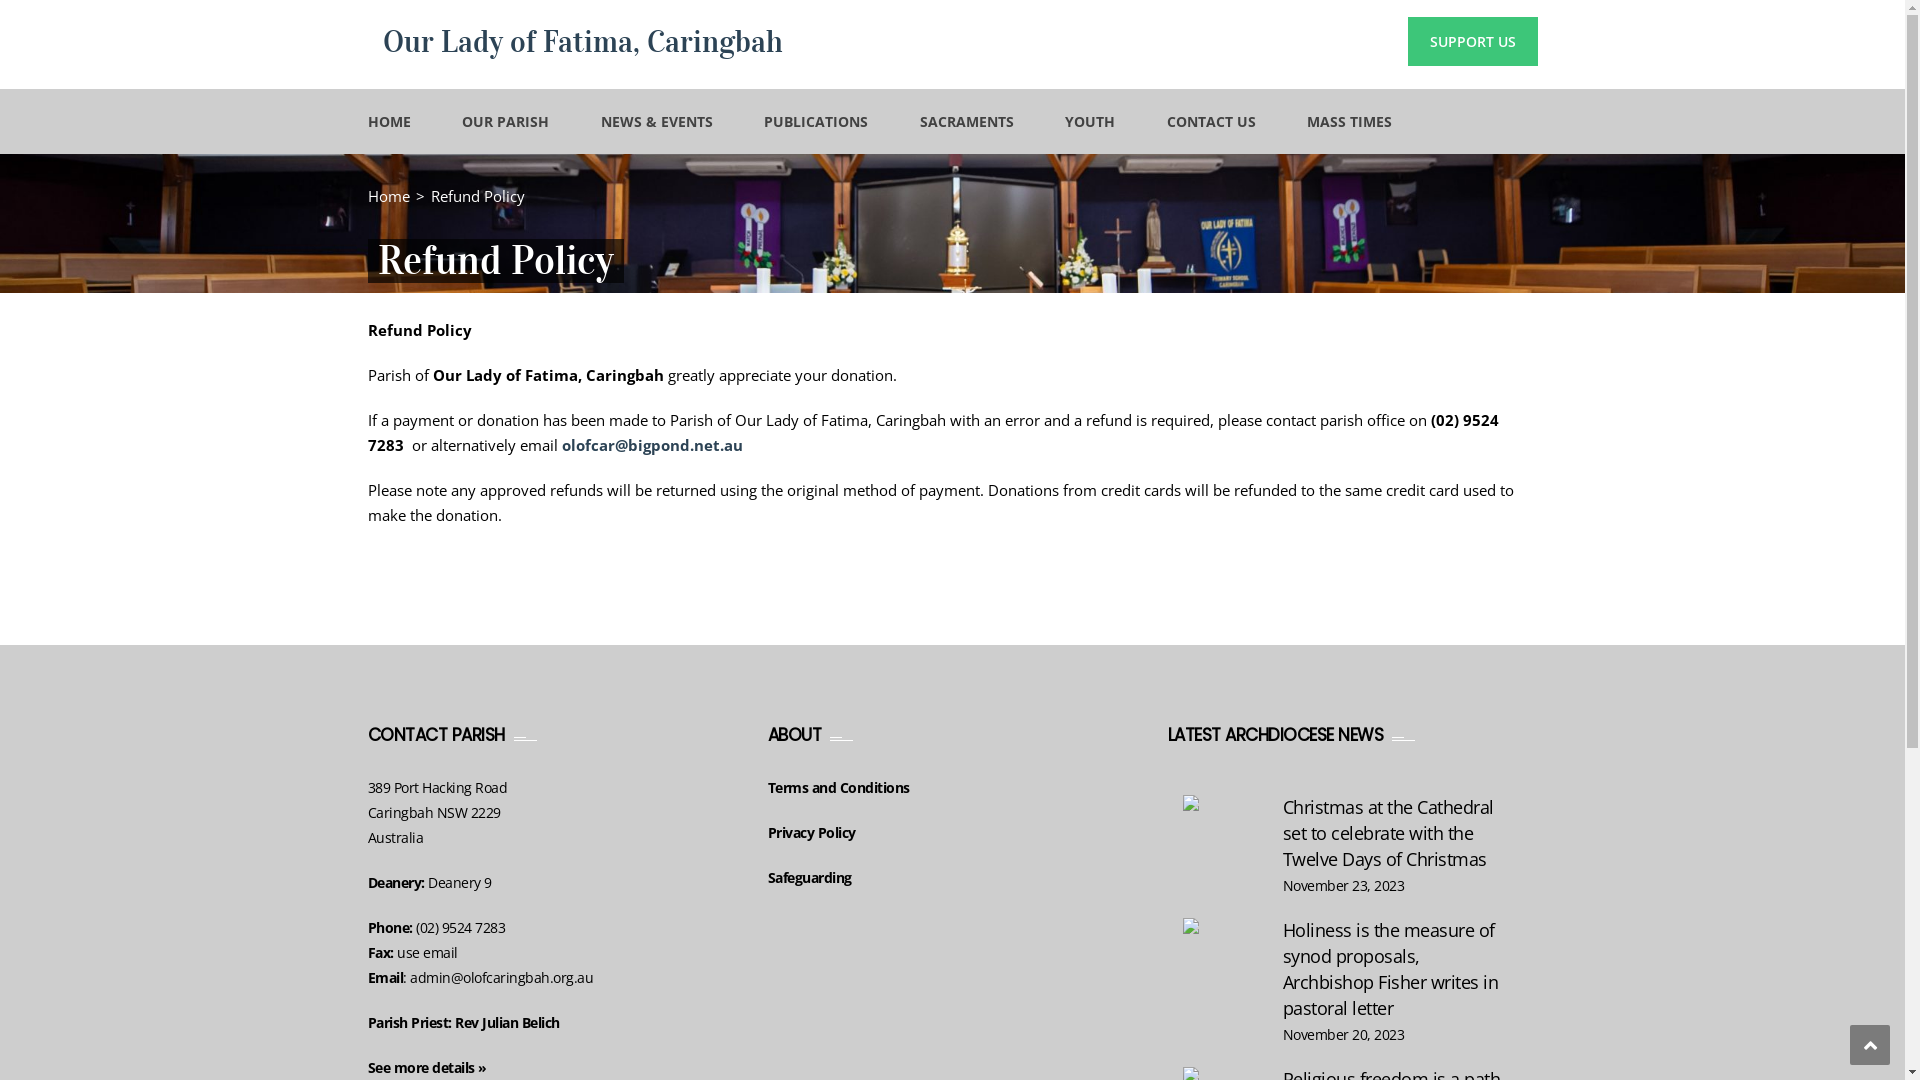 Image resolution: width=1920 pixels, height=1080 pixels. What do you see at coordinates (368, 1066) in the screenshot?
I see `'See more details'` at bounding box center [368, 1066].